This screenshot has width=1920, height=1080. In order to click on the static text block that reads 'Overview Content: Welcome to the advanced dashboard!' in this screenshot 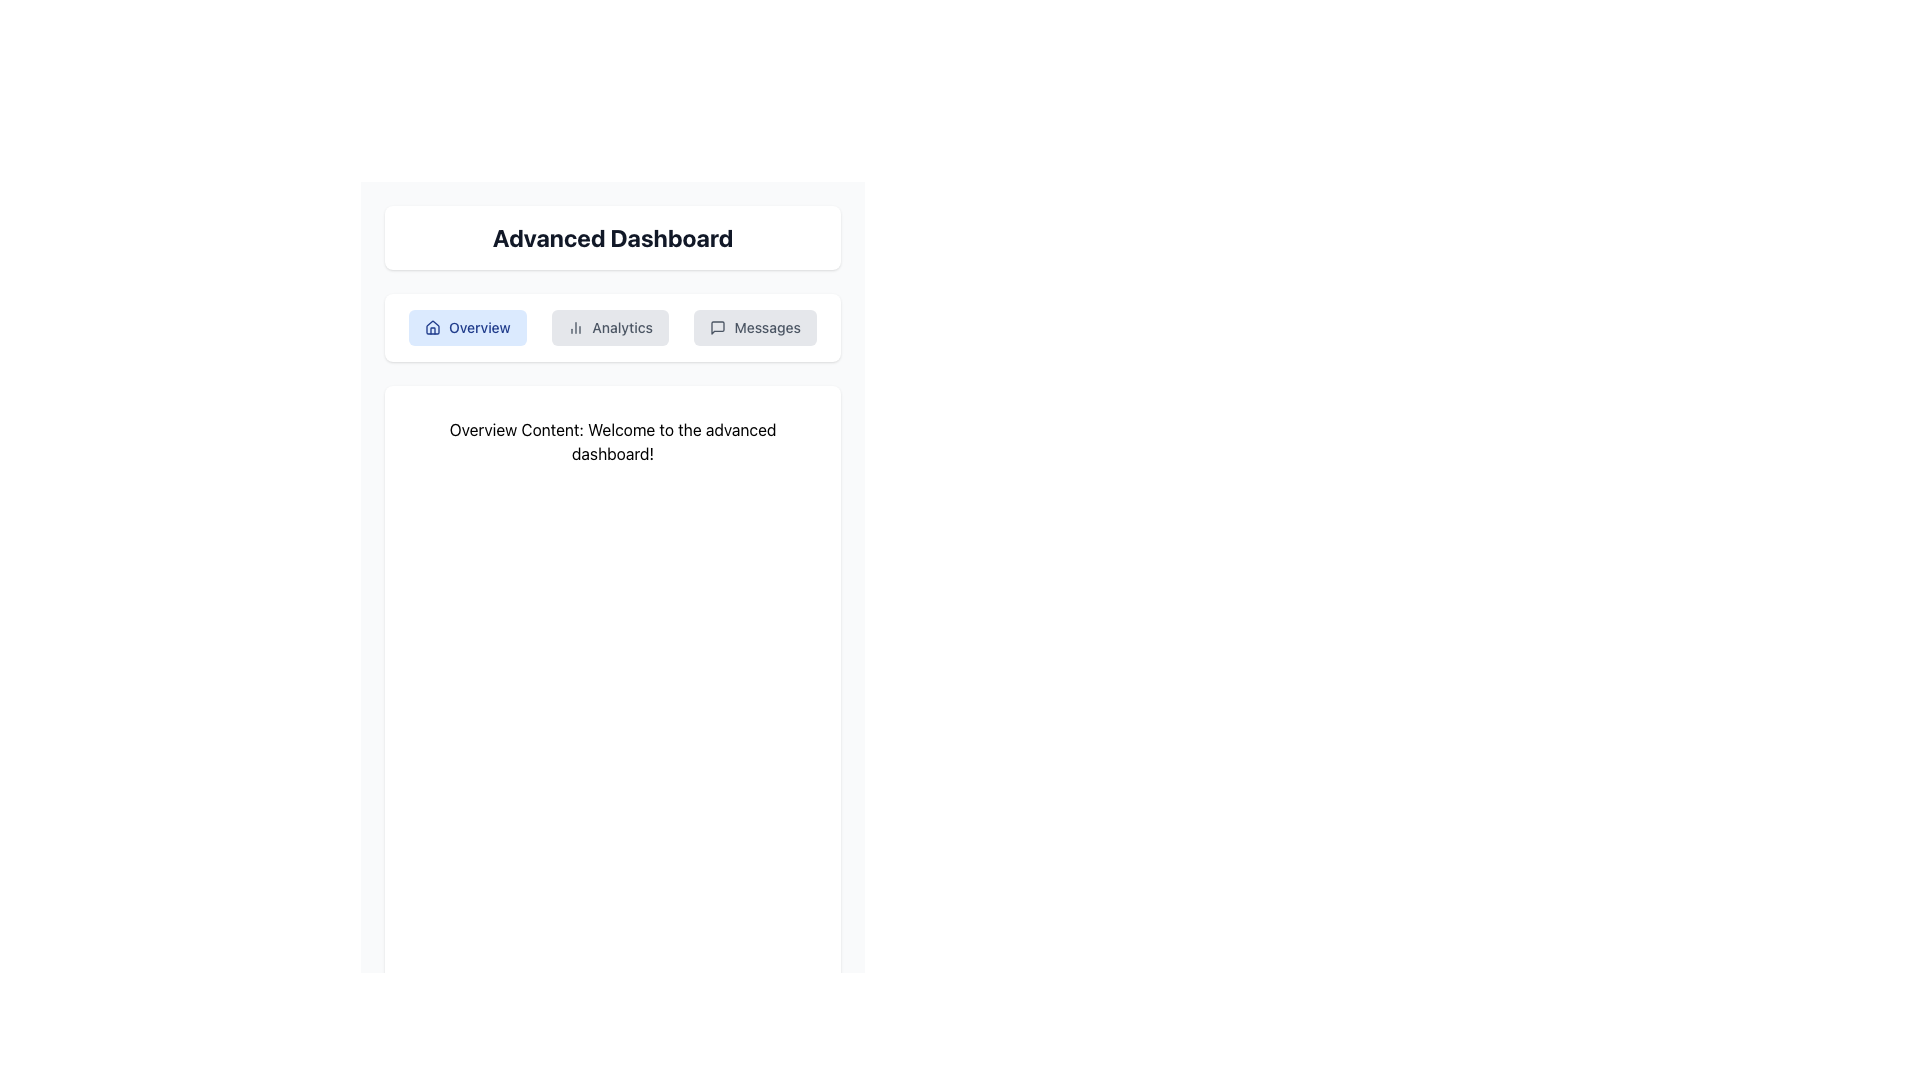, I will do `click(612, 441)`.